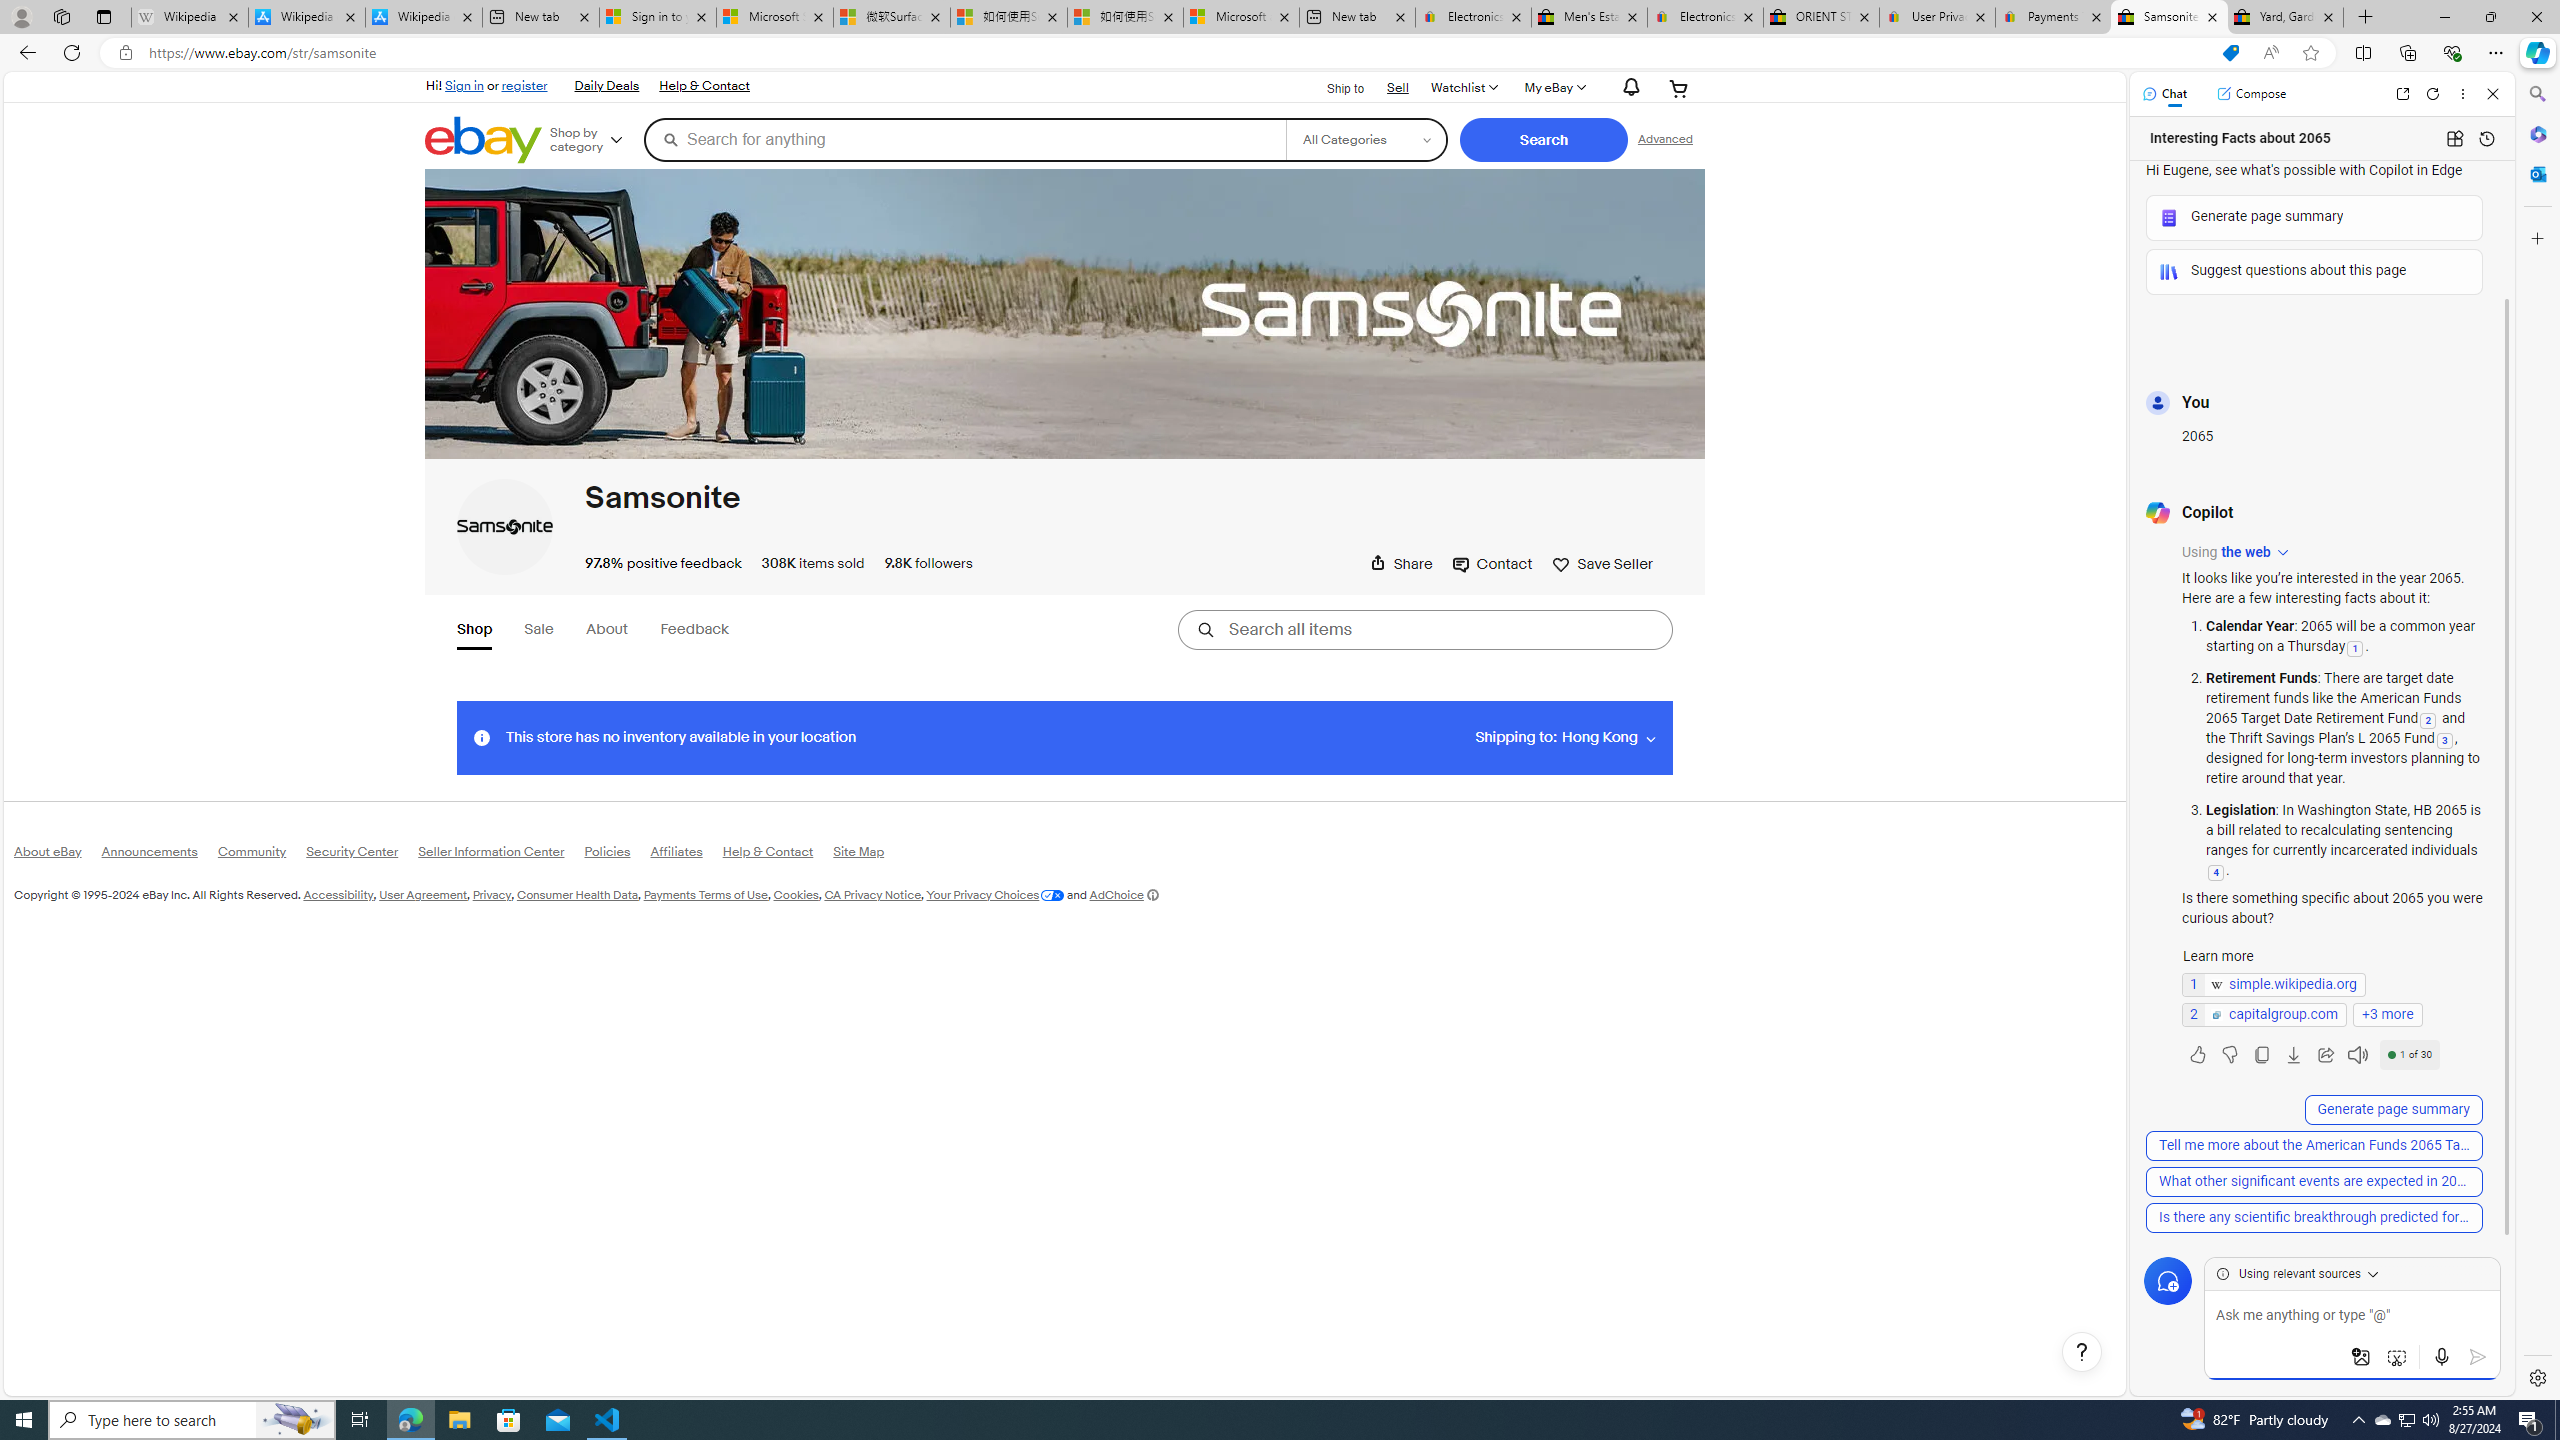 The height and width of the screenshot is (1440, 2560). I want to click on 'Save Seller', so click(1602, 563).